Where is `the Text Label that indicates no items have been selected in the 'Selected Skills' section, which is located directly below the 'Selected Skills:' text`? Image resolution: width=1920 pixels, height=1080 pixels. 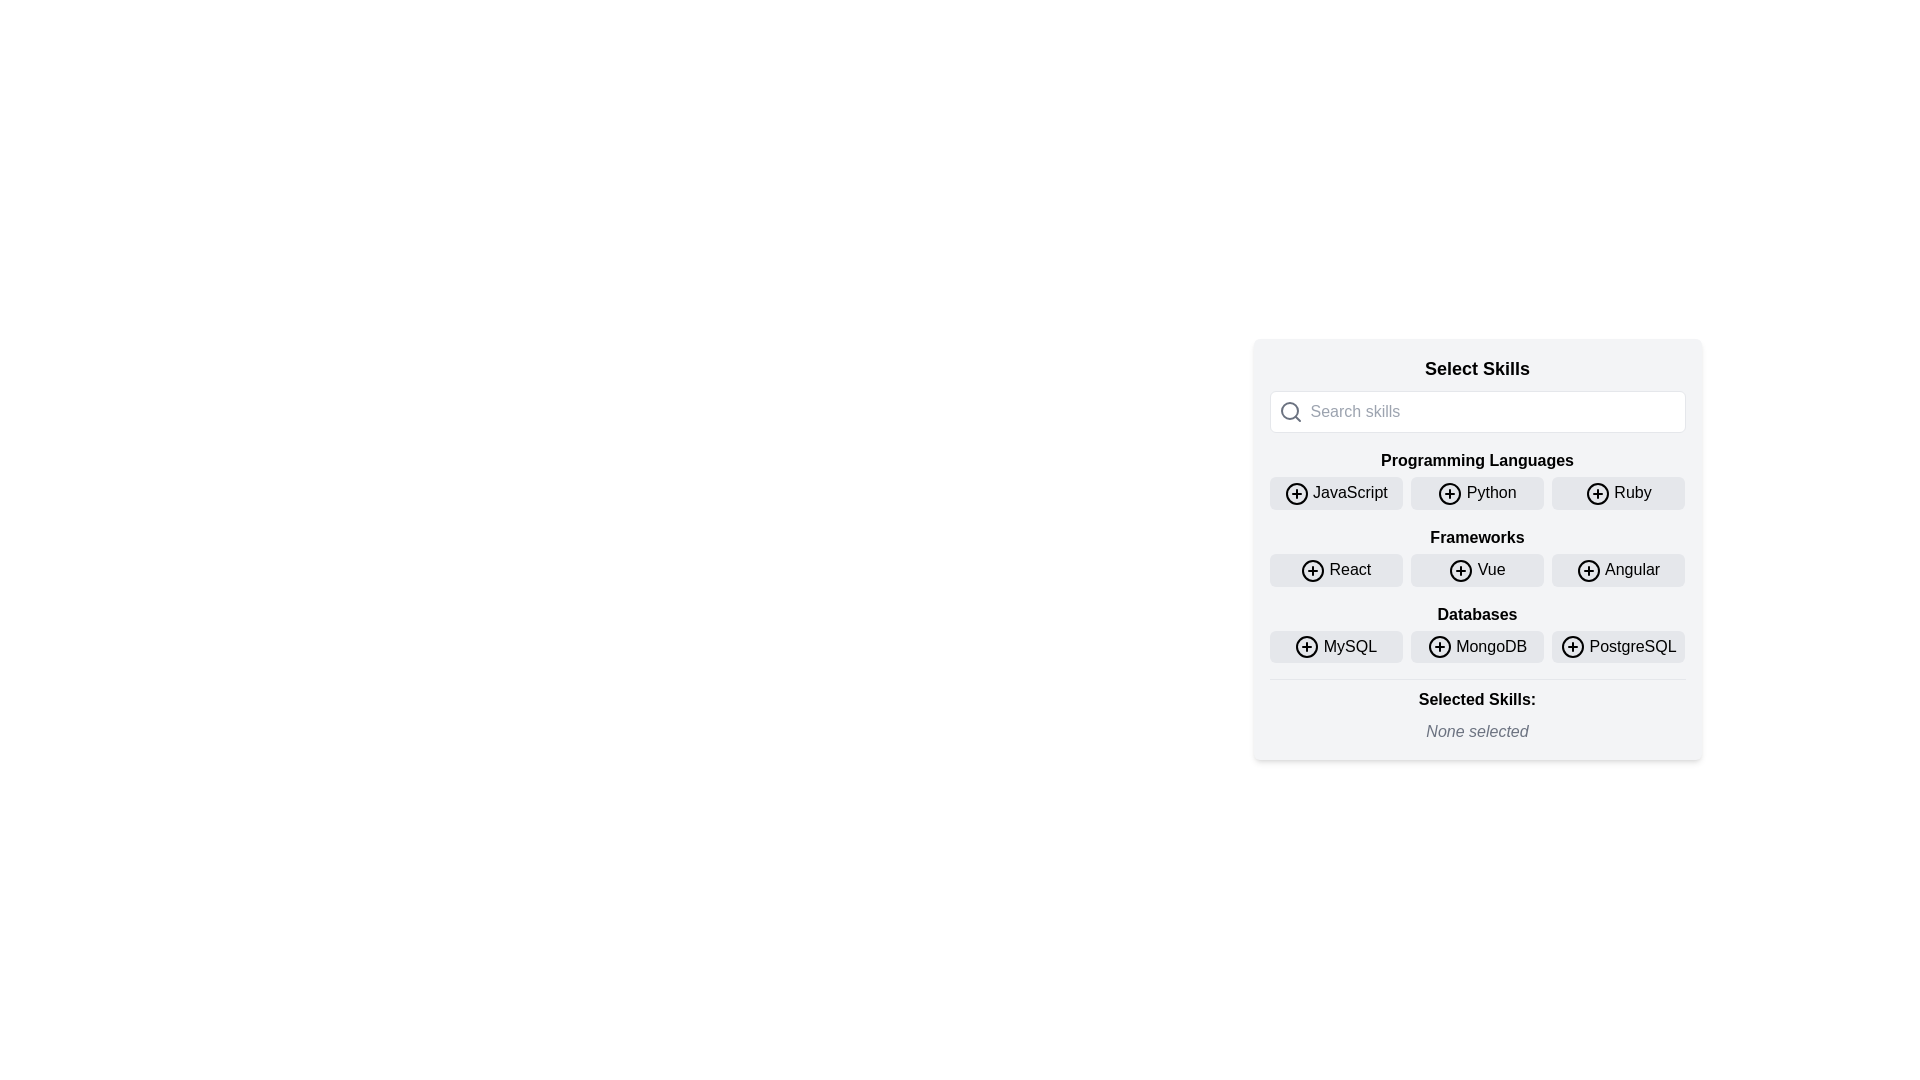 the Text Label that indicates no items have been selected in the 'Selected Skills' section, which is located directly below the 'Selected Skills:' text is located at coordinates (1477, 732).